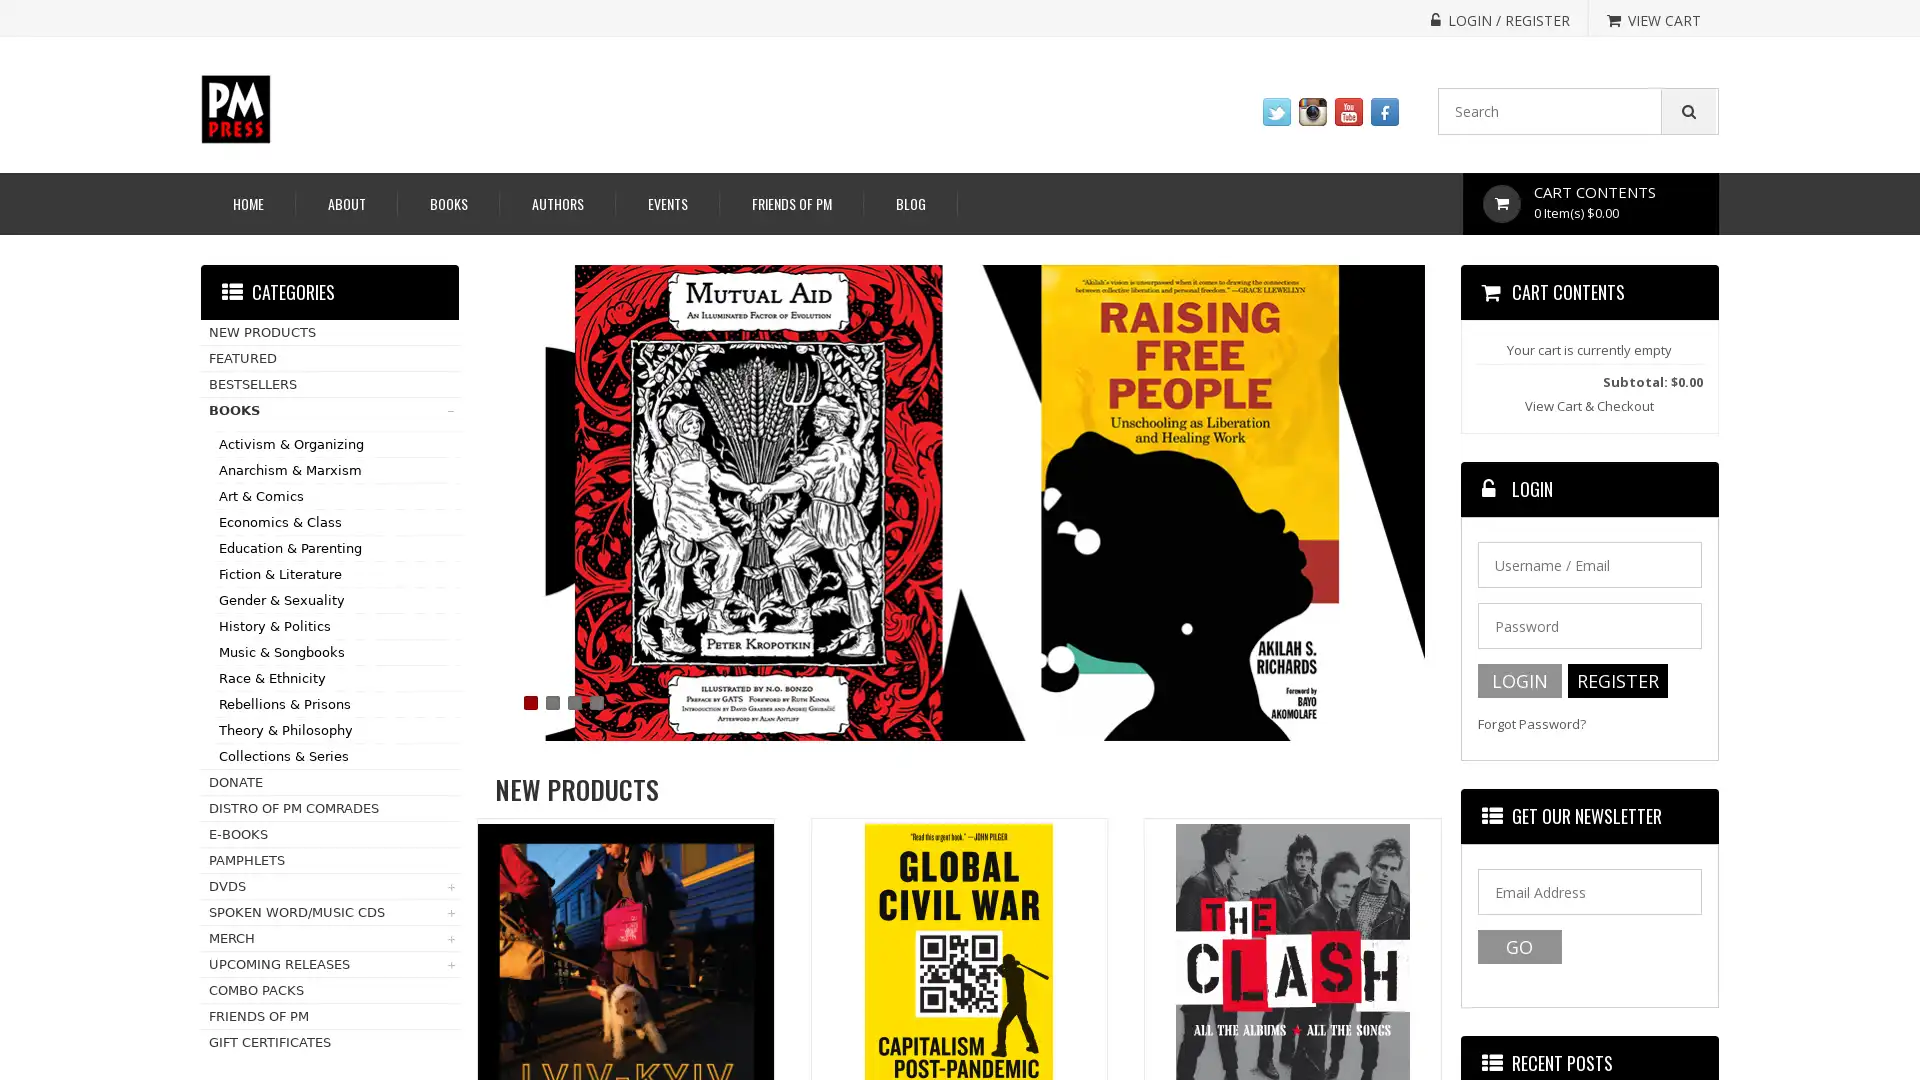 The height and width of the screenshot is (1080, 1920). What do you see at coordinates (1518, 946) in the screenshot?
I see `Go` at bounding box center [1518, 946].